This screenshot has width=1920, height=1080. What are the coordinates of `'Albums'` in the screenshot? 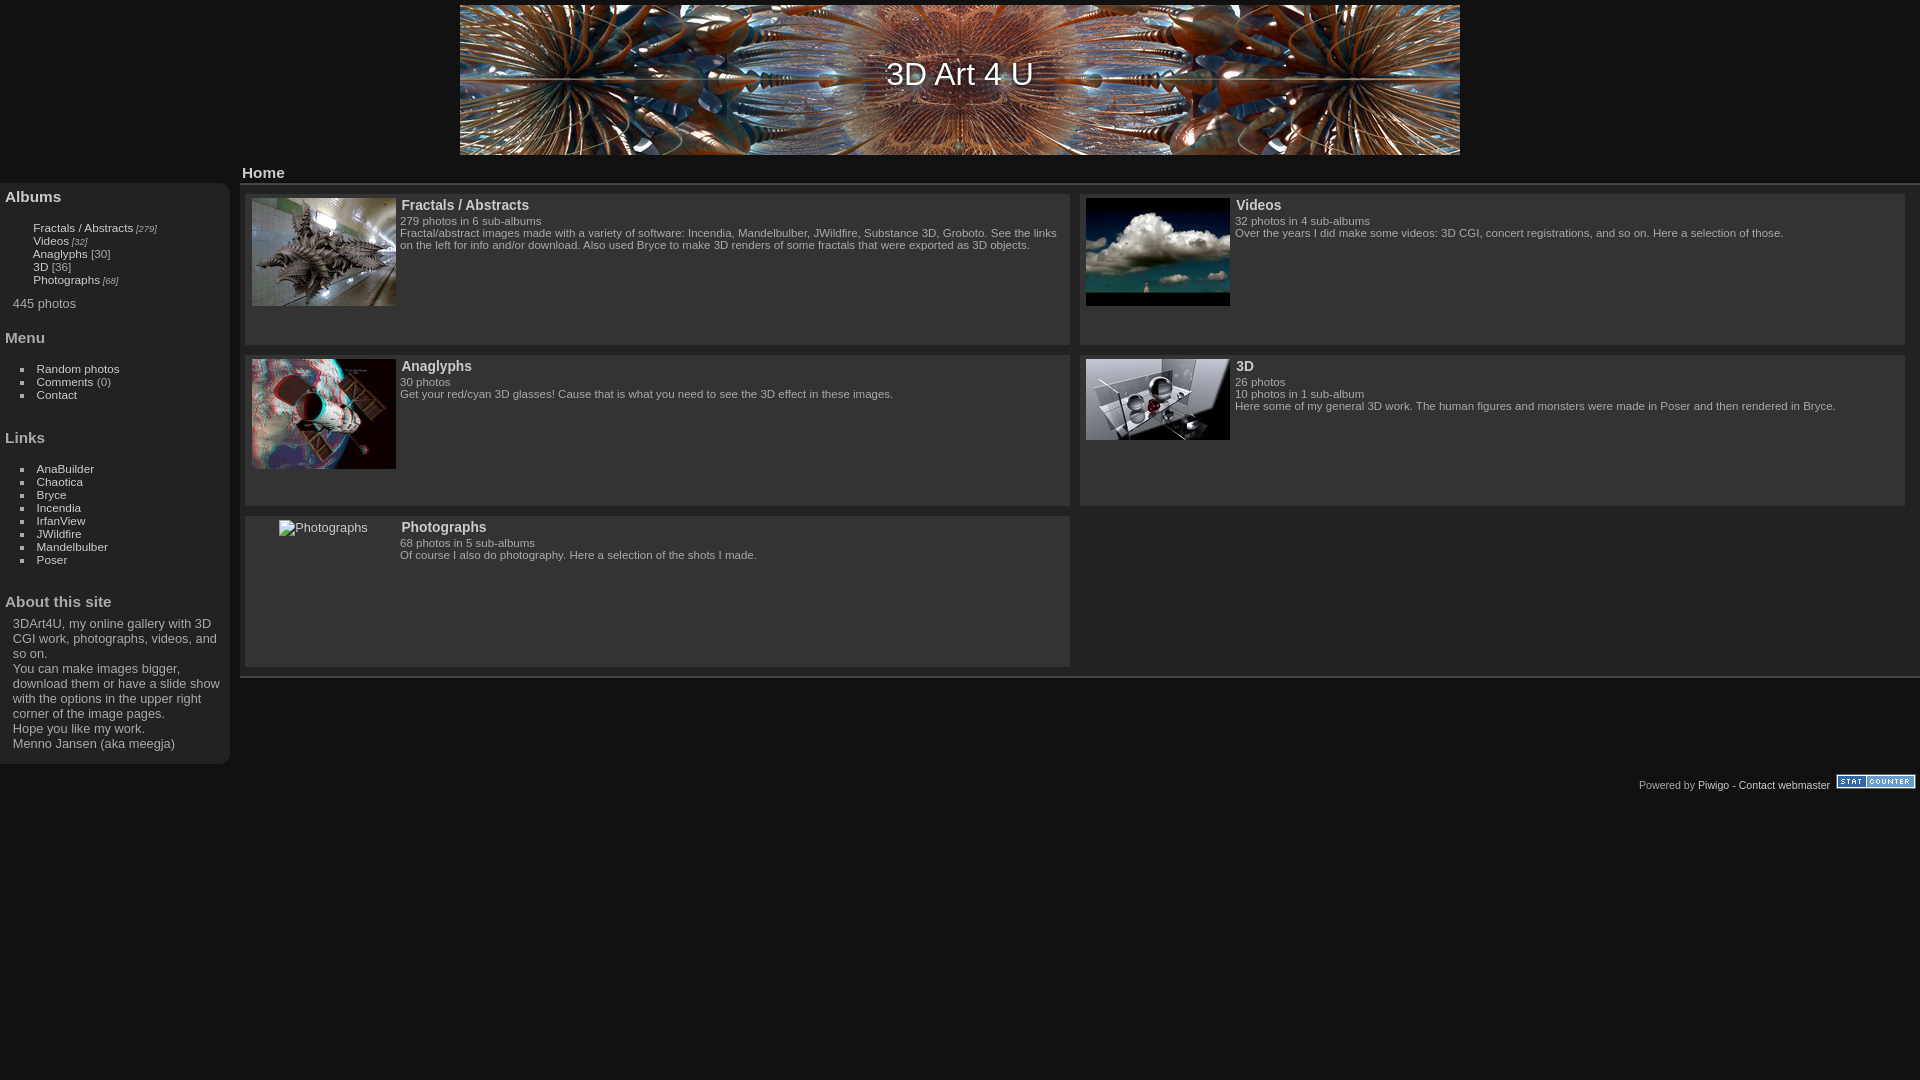 It's located at (33, 196).